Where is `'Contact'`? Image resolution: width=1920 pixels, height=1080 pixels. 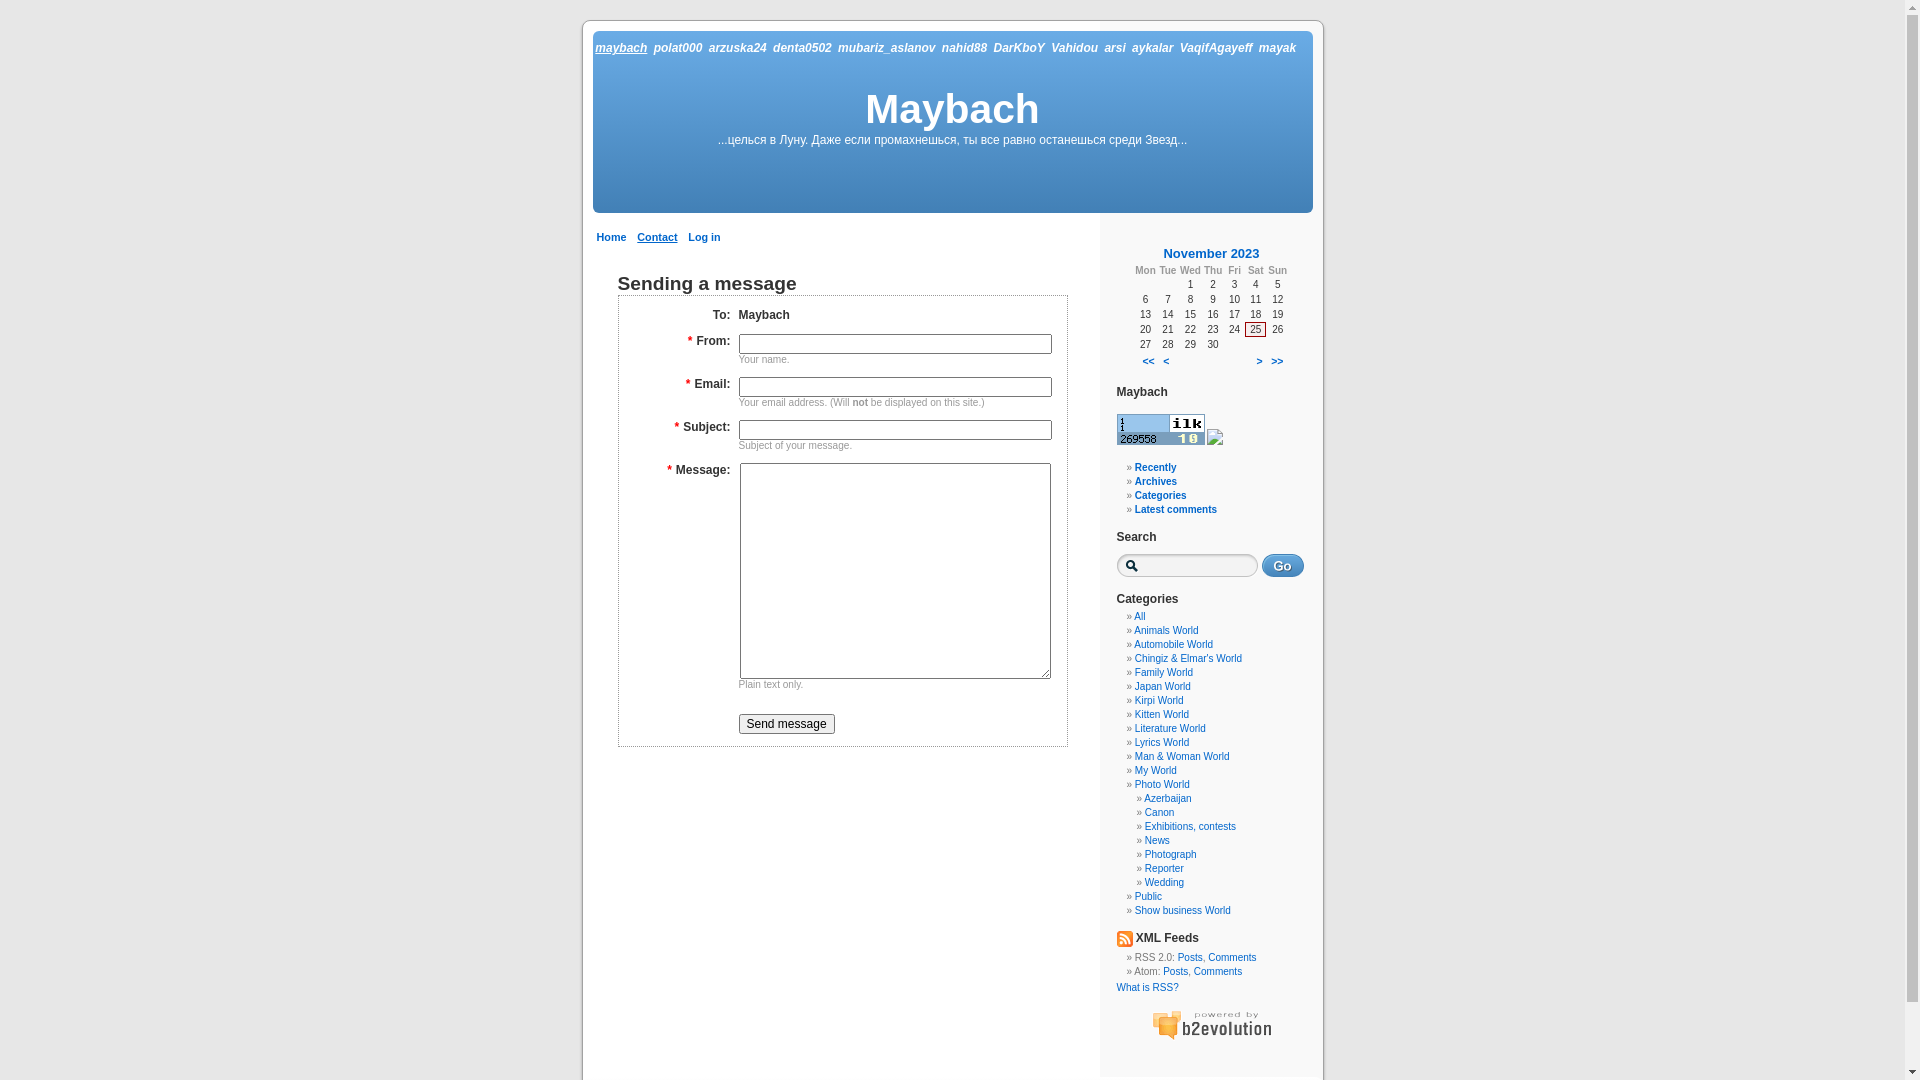 'Contact' is located at coordinates (636, 235).